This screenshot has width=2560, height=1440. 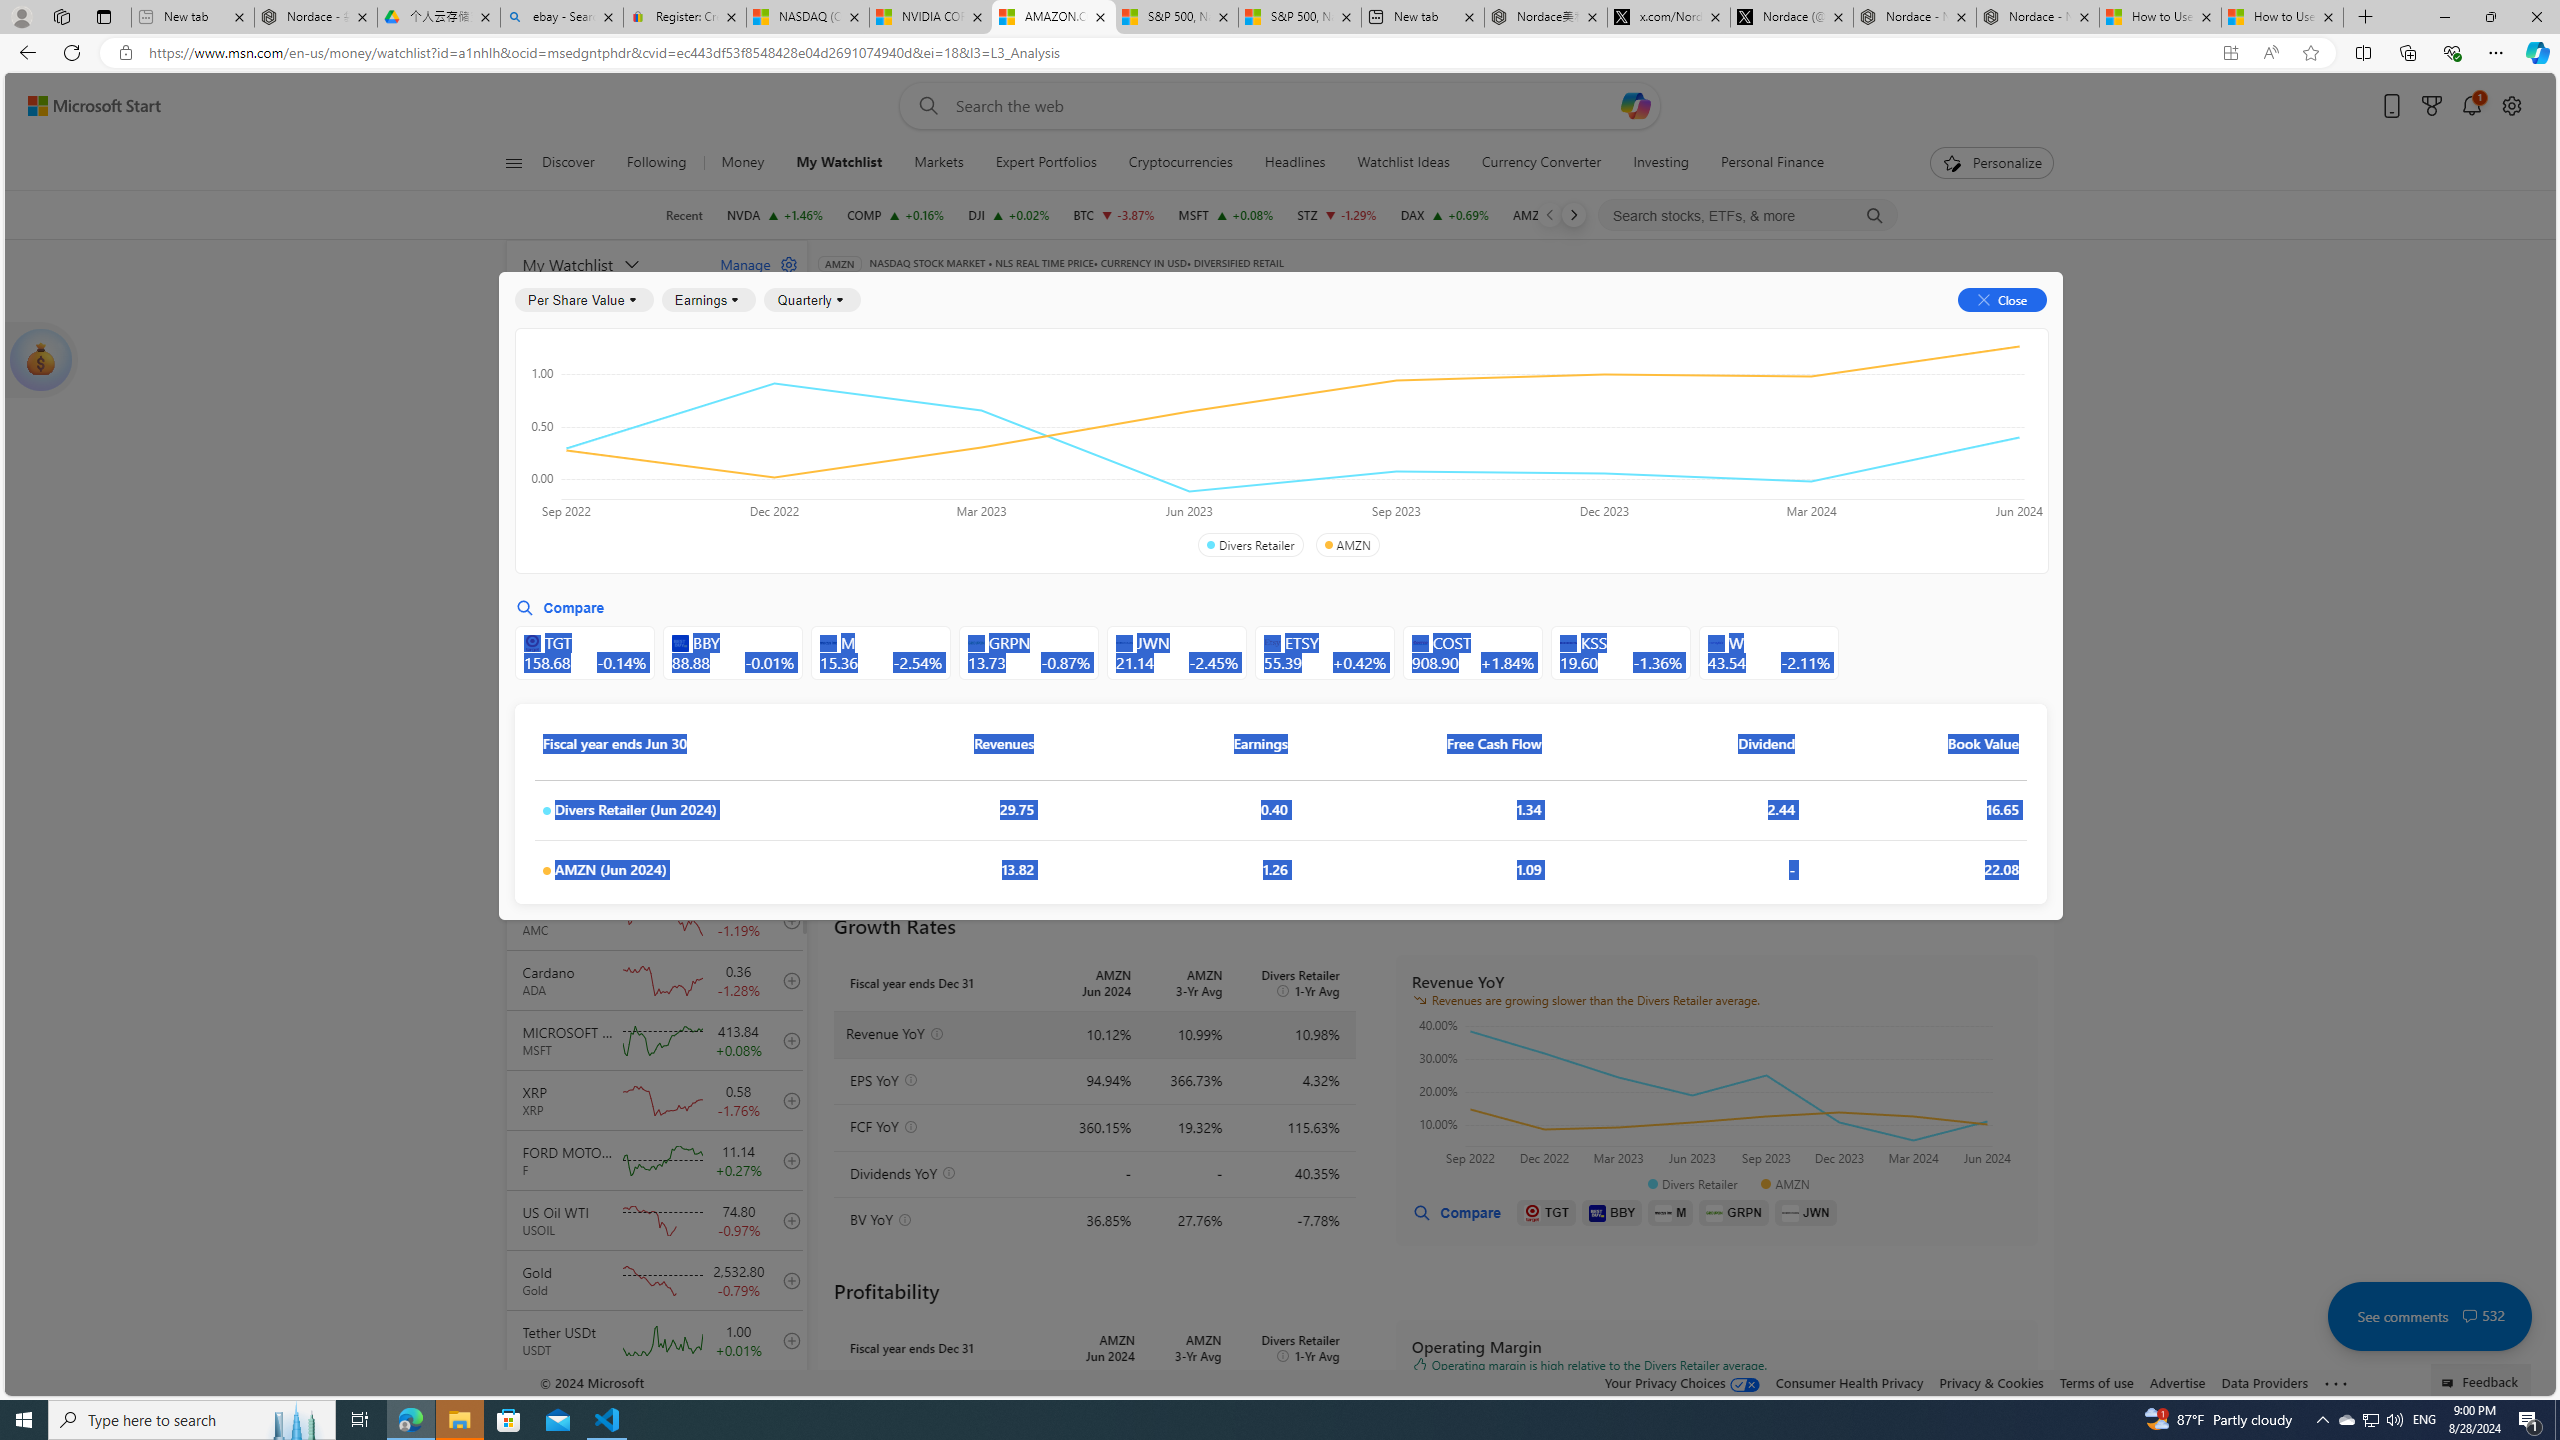 What do you see at coordinates (1299, 16) in the screenshot?
I see `'S&P 500, Nasdaq end lower, weighed by Nvidia dip | Watch'` at bounding box center [1299, 16].